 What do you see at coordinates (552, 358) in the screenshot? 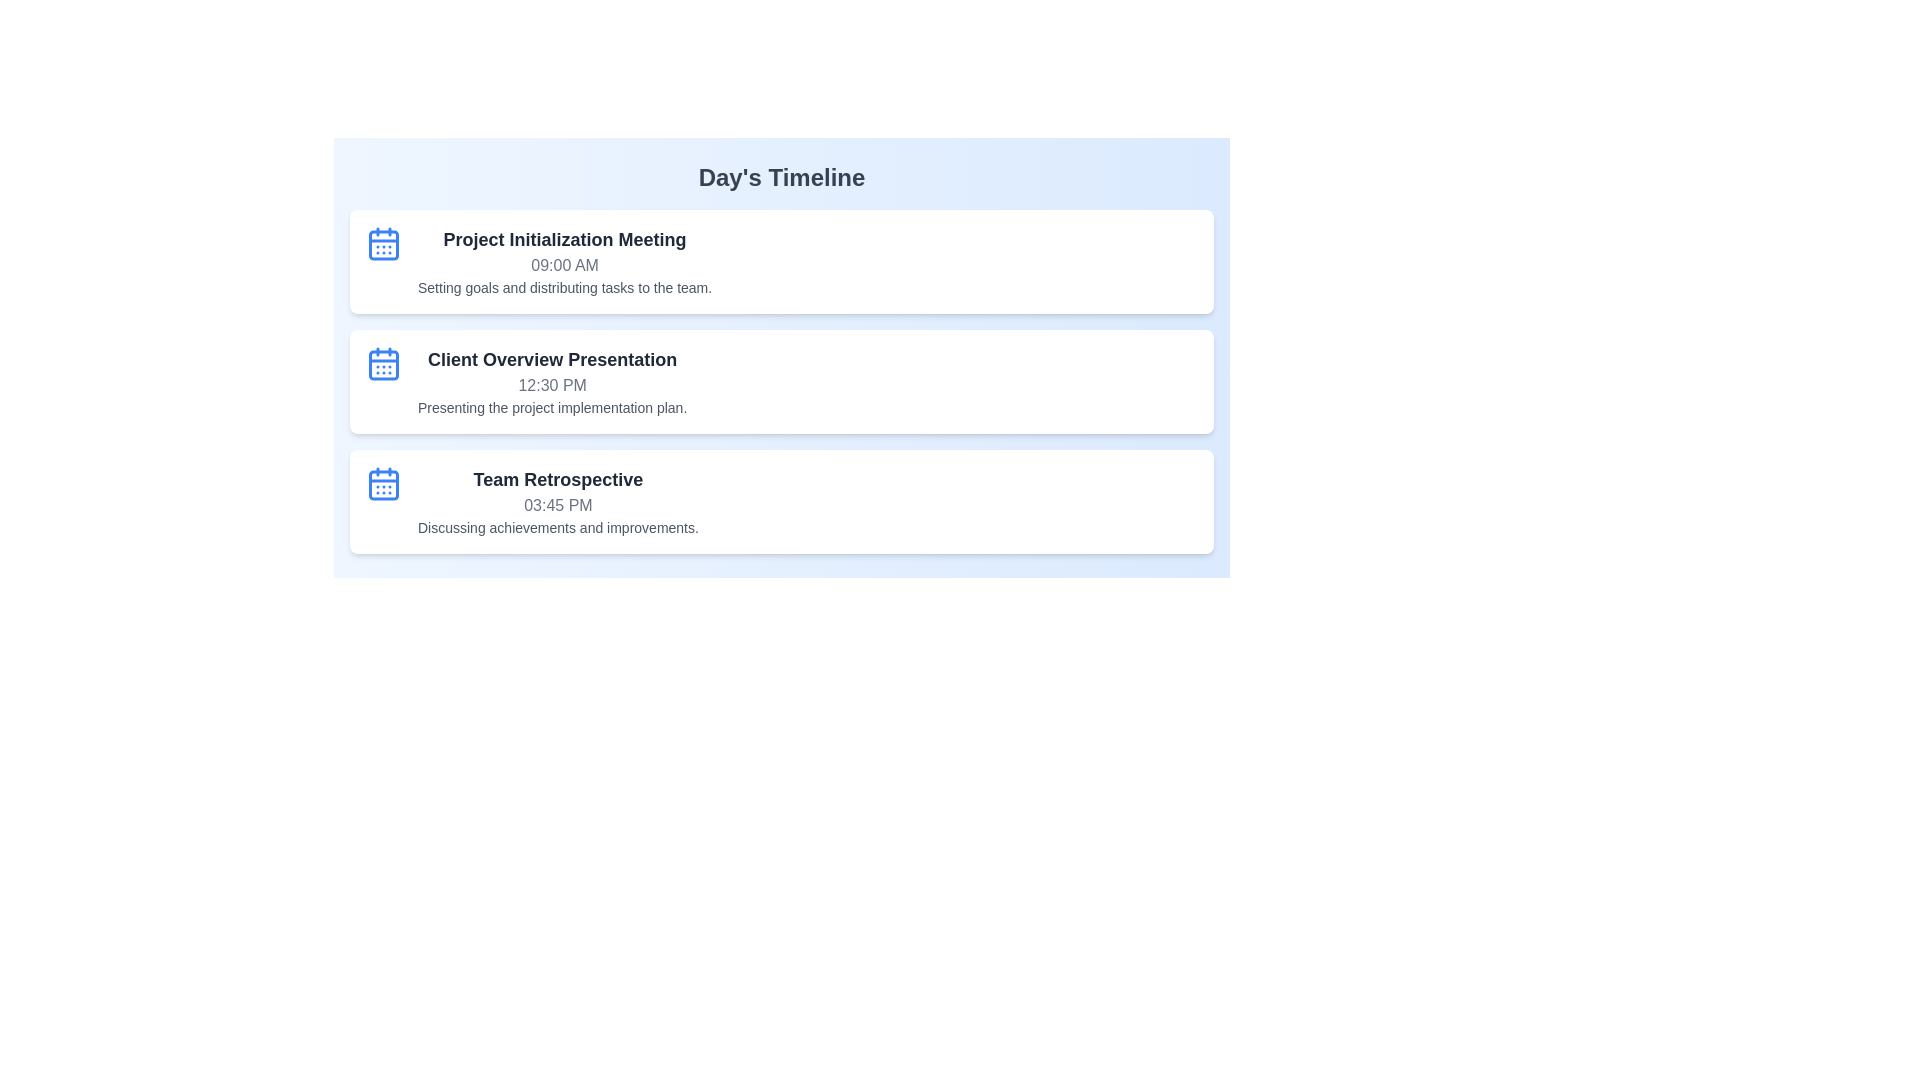
I see `the heading 'Client Overview Presentation' which identifies the second event in the timeline, located between 'Project Initialization Meeting' and 'Team Retrospective'` at bounding box center [552, 358].